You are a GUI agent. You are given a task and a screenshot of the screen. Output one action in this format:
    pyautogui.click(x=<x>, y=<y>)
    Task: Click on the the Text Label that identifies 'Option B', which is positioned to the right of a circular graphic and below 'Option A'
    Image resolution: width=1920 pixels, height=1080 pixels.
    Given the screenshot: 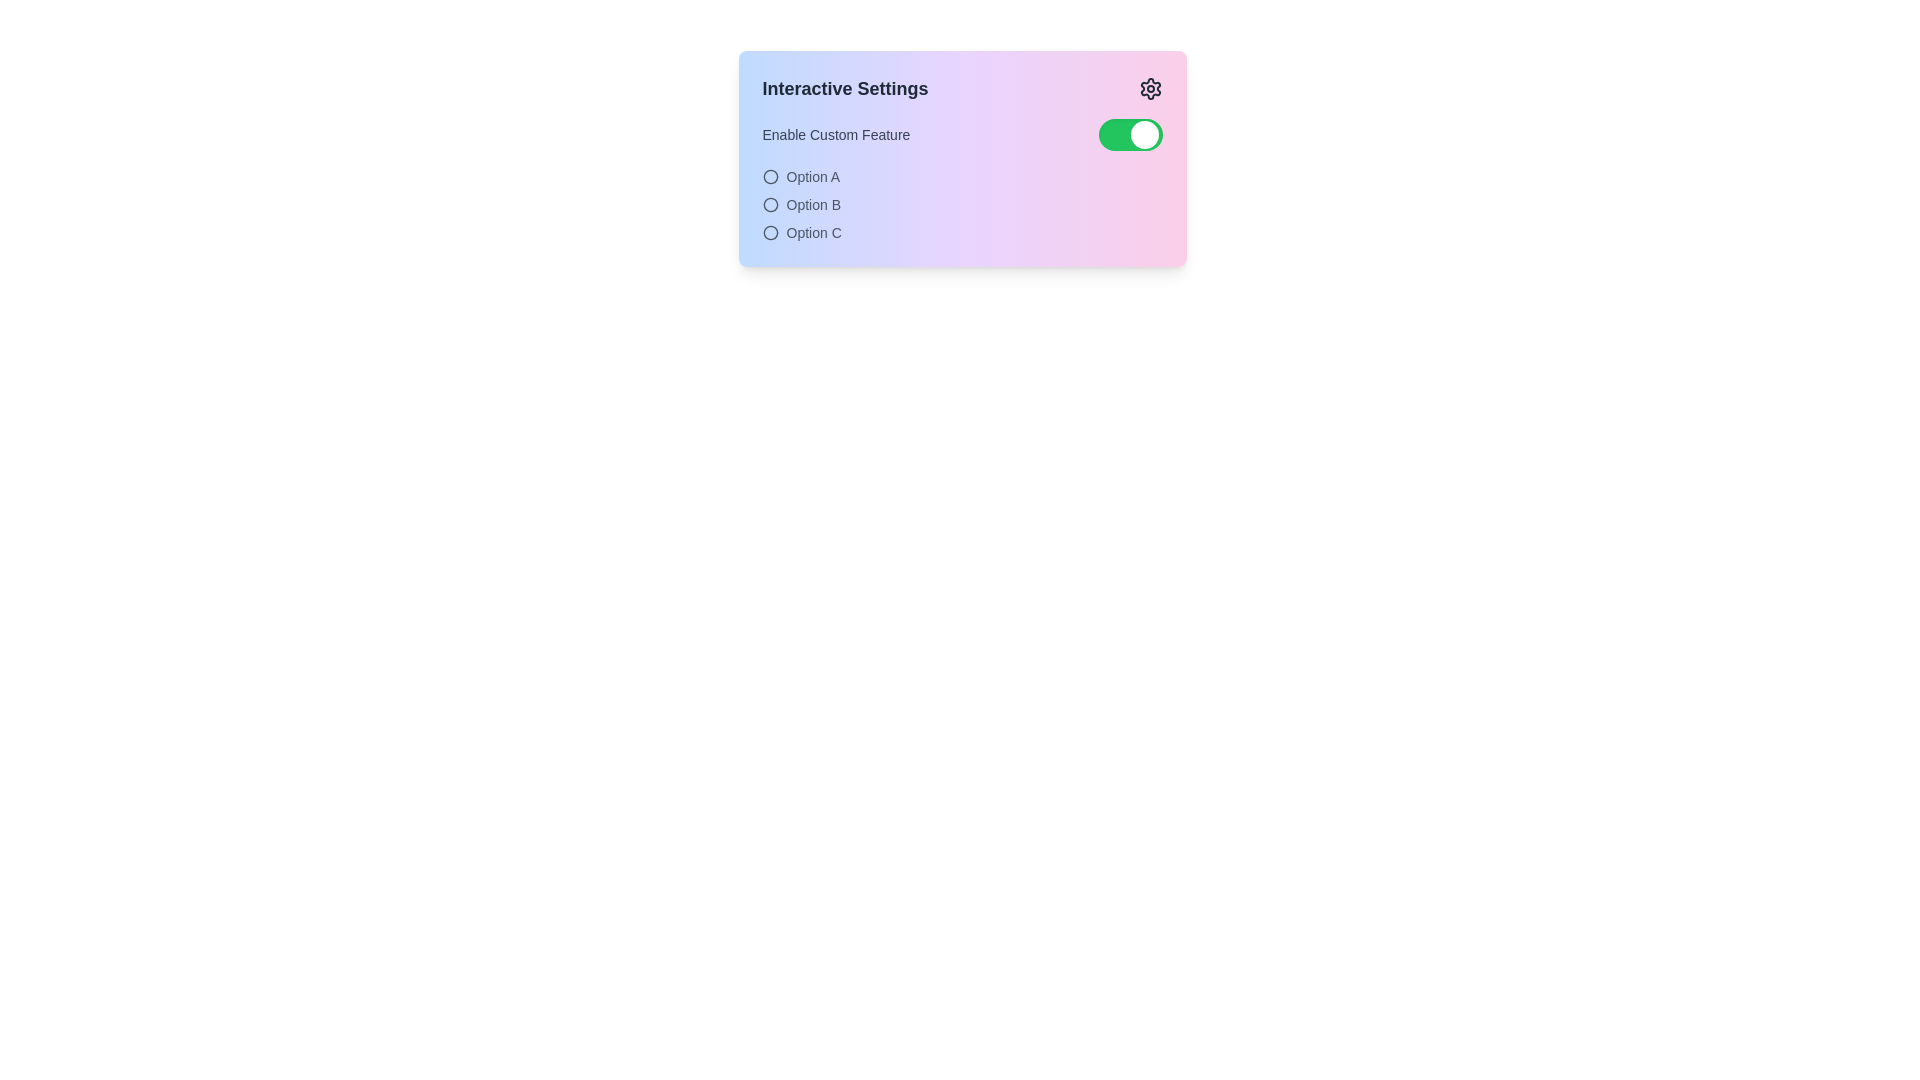 What is the action you would take?
    pyautogui.click(x=813, y=204)
    